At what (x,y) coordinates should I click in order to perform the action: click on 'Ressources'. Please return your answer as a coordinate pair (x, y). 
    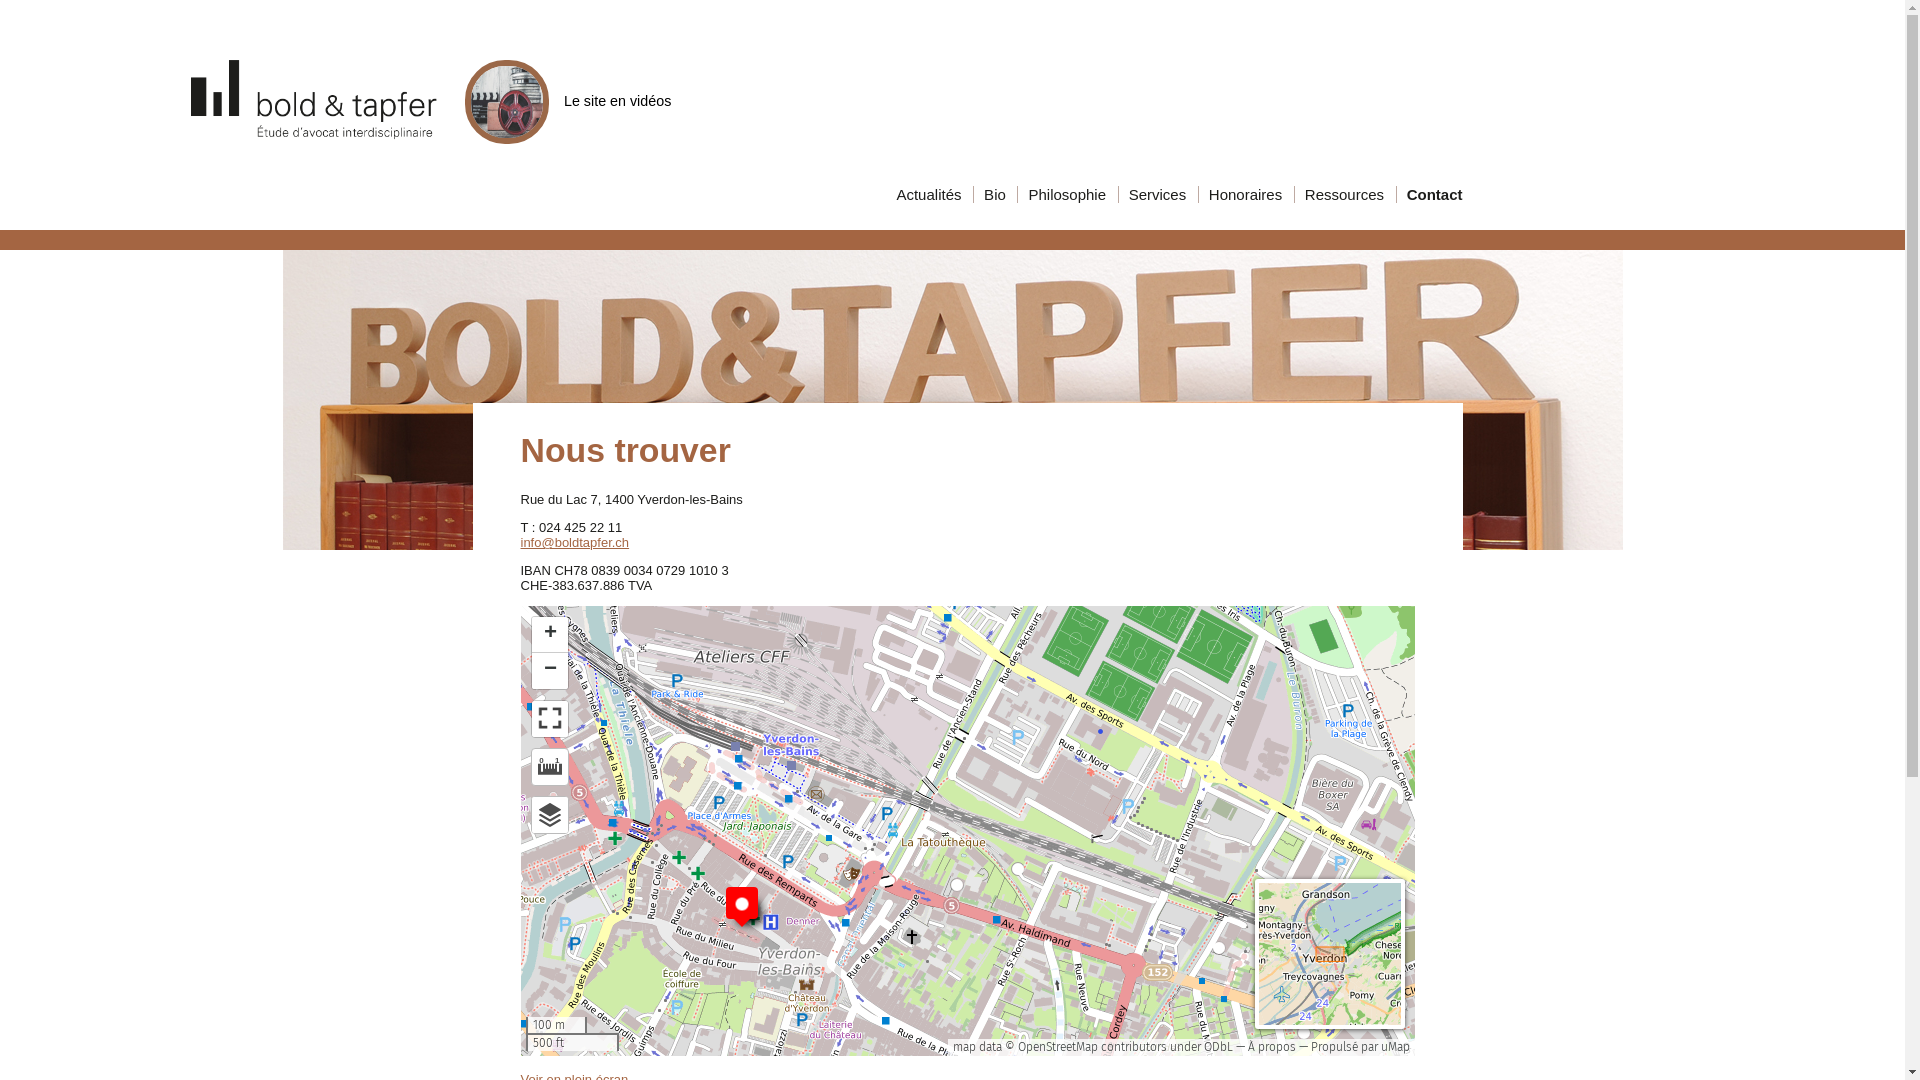
    Looking at the image, I should click on (1343, 194).